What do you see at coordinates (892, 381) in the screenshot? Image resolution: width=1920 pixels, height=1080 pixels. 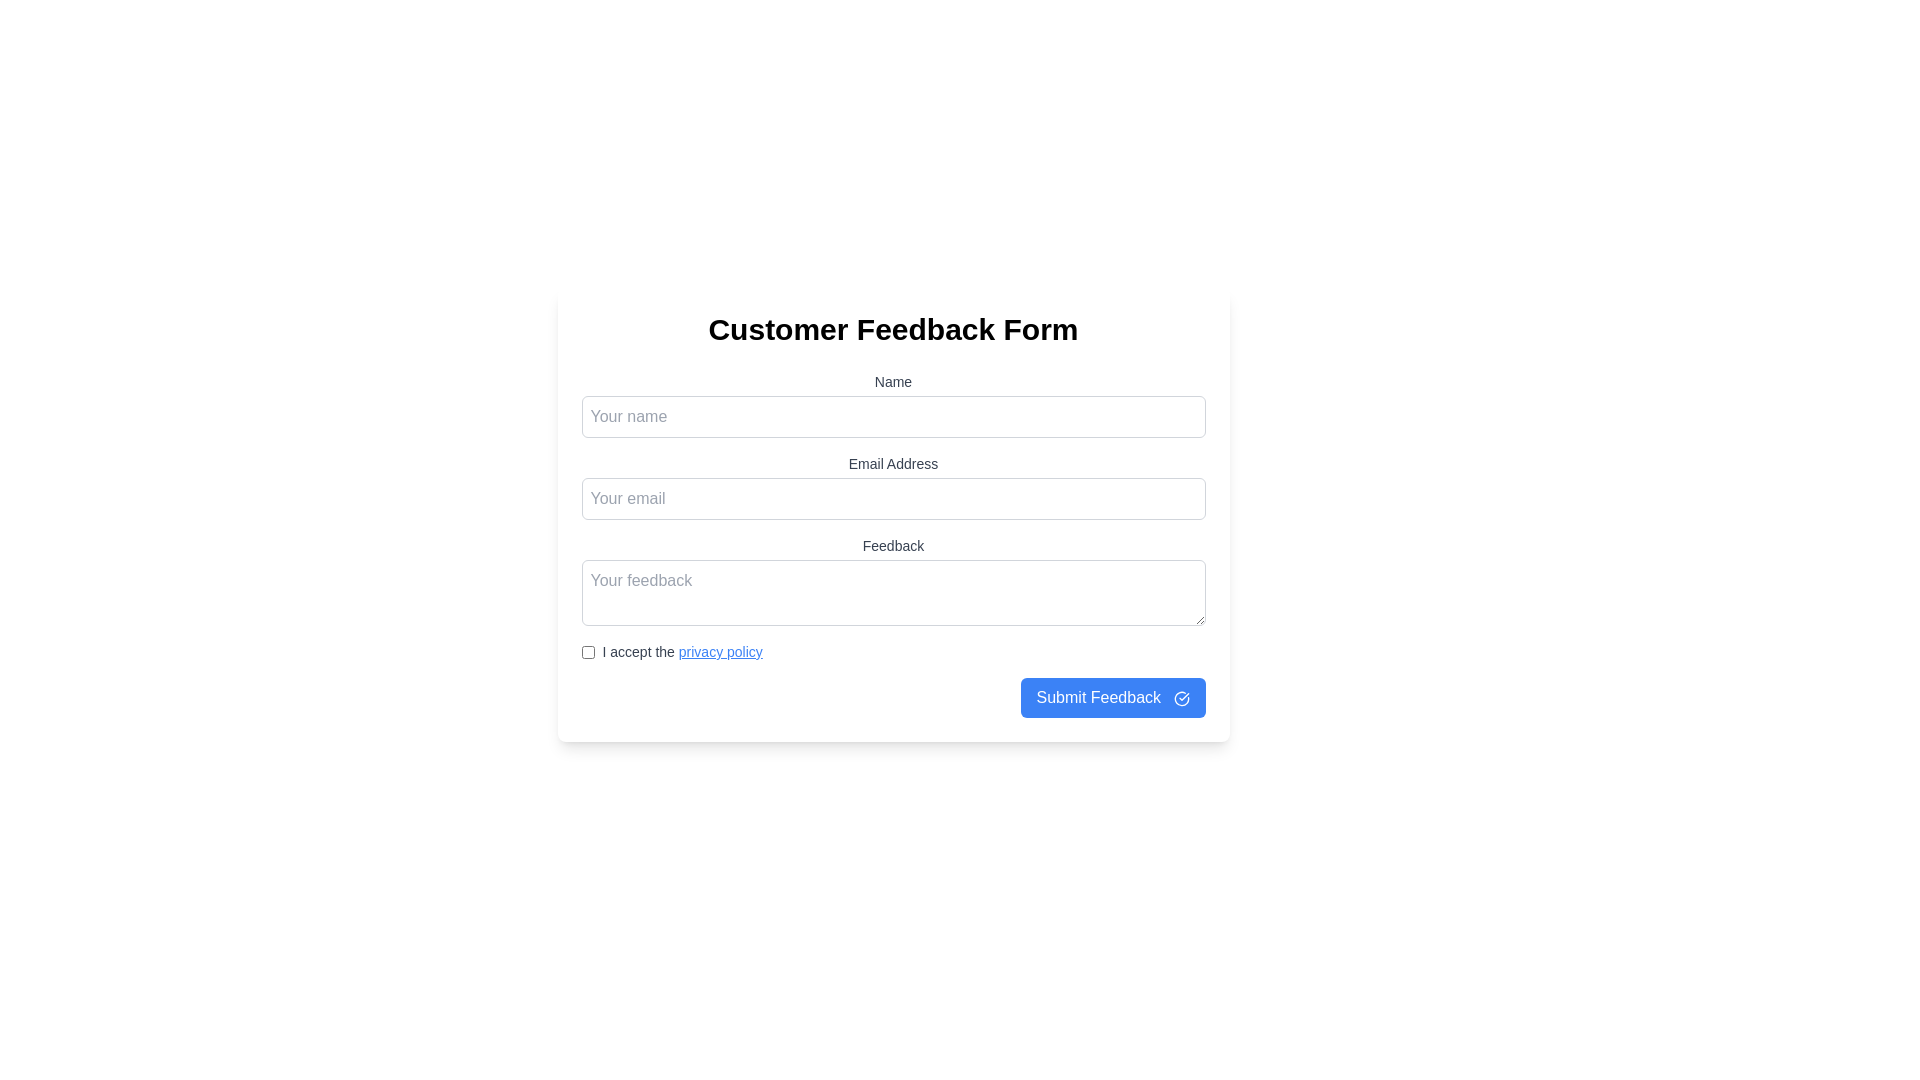 I see `text label indicating 'Your name' above the text input field in the Customer Feedback Form` at bounding box center [892, 381].